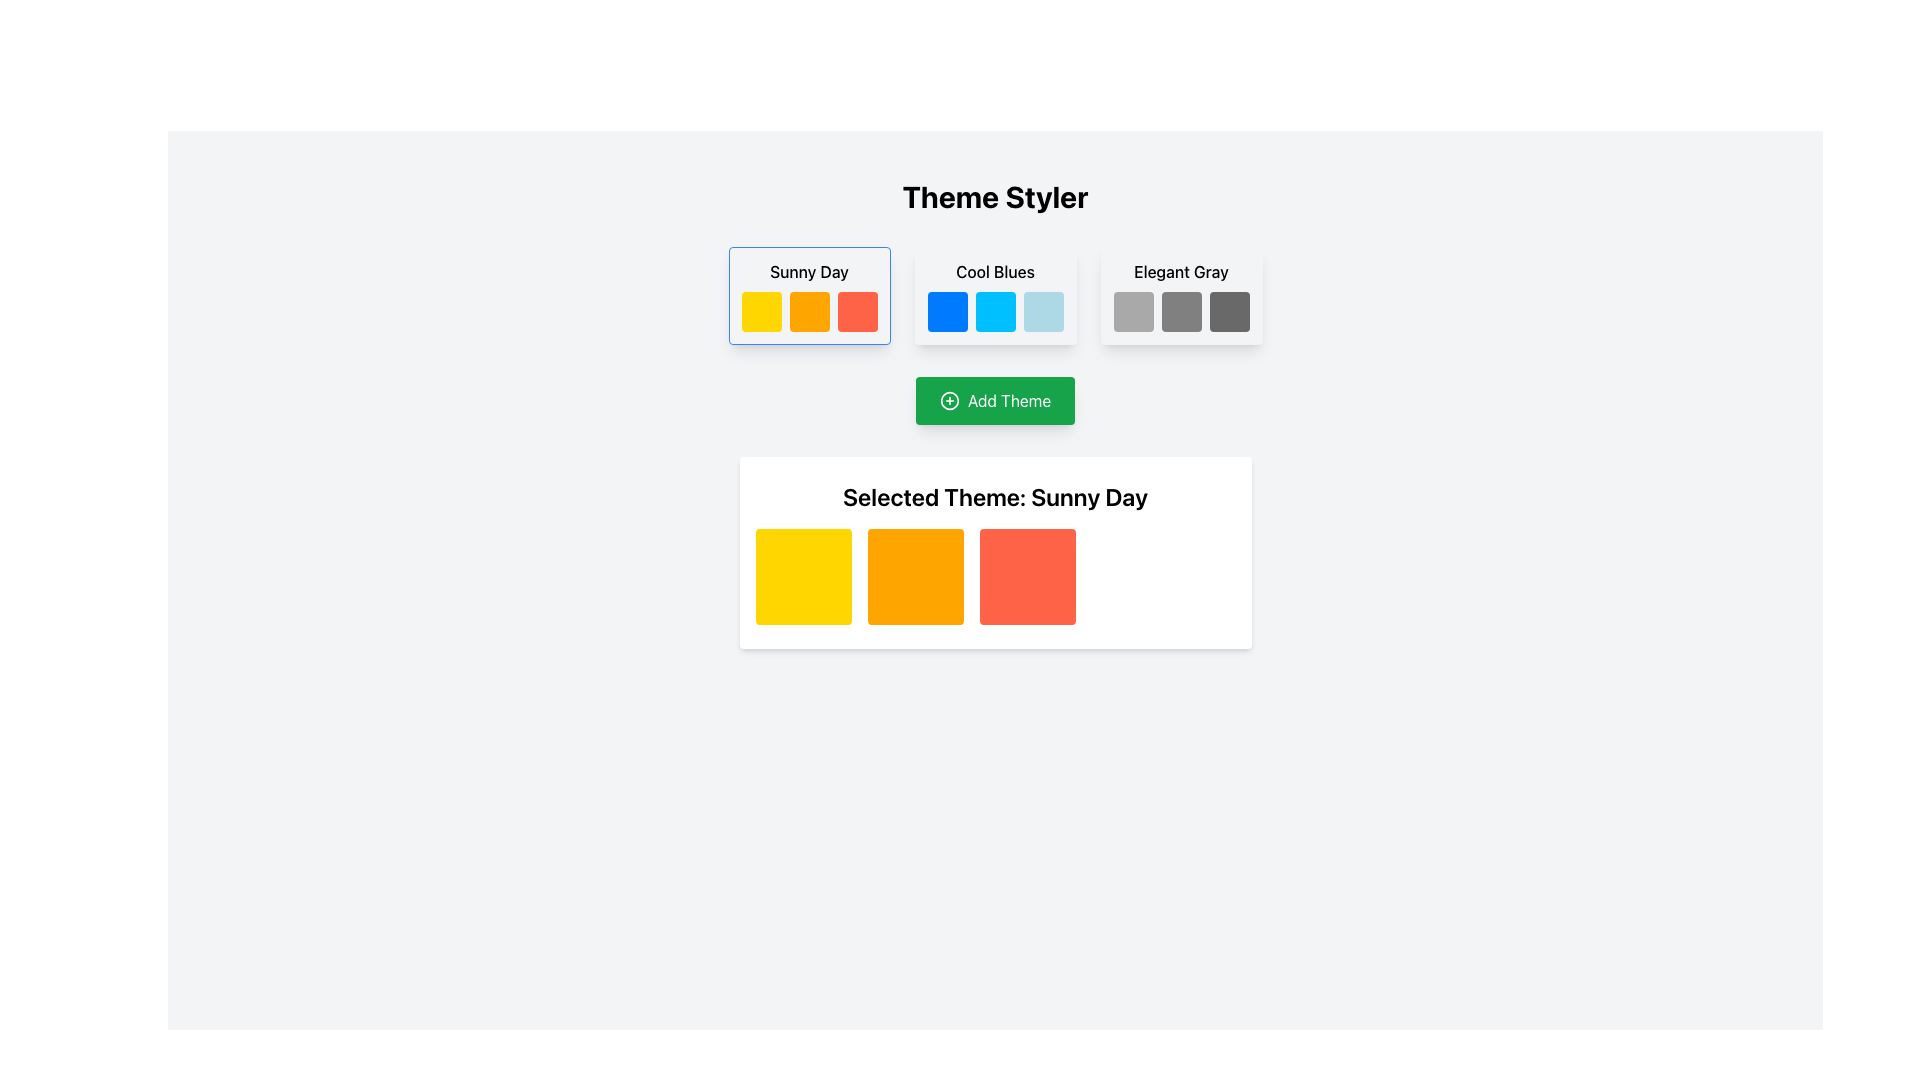  What do you see at coordinates (995, 496) in the screenshot?
I see `the static text display that shows the currently selected theme, which reads 'Sunny Day', located centrally below the 'Add Theme' button` at bounding box center [995, 496].